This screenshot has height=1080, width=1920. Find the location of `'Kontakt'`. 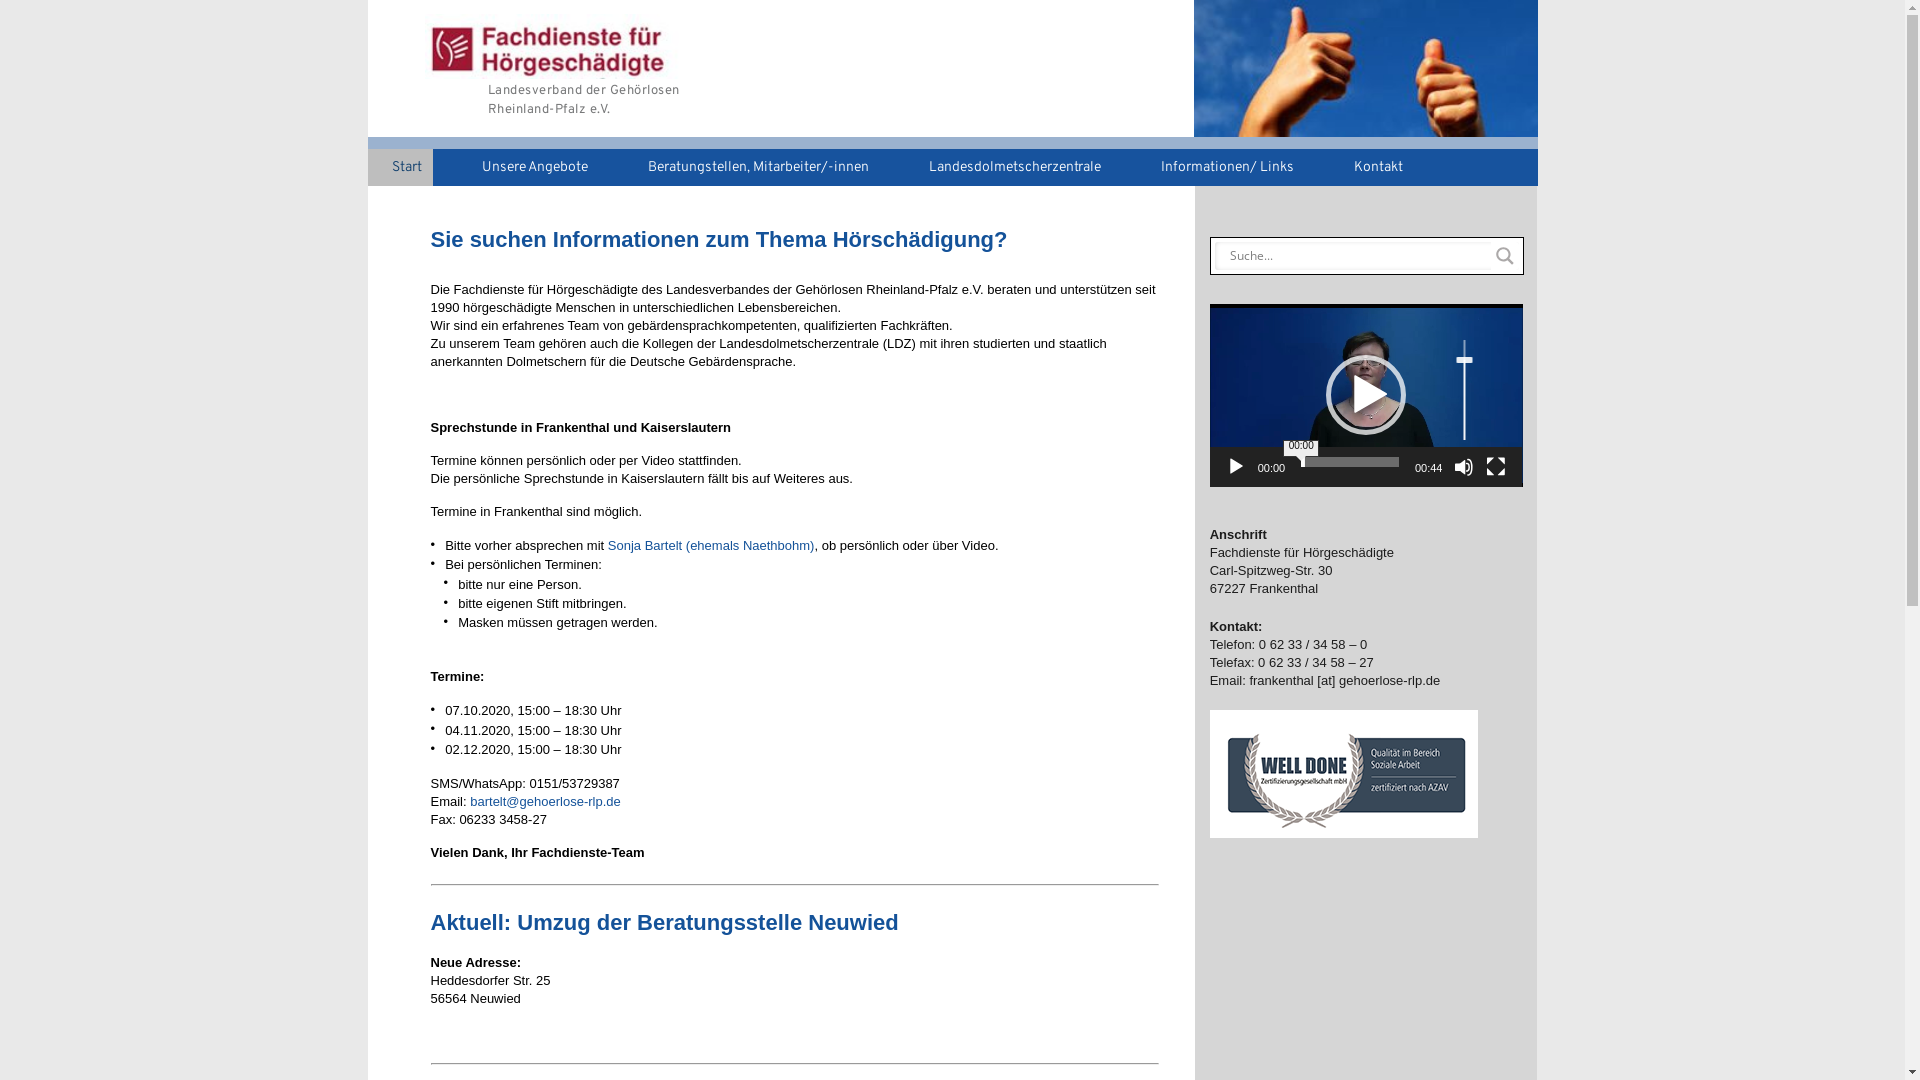

'Kontakt' is located at coordinates (1371, 166).